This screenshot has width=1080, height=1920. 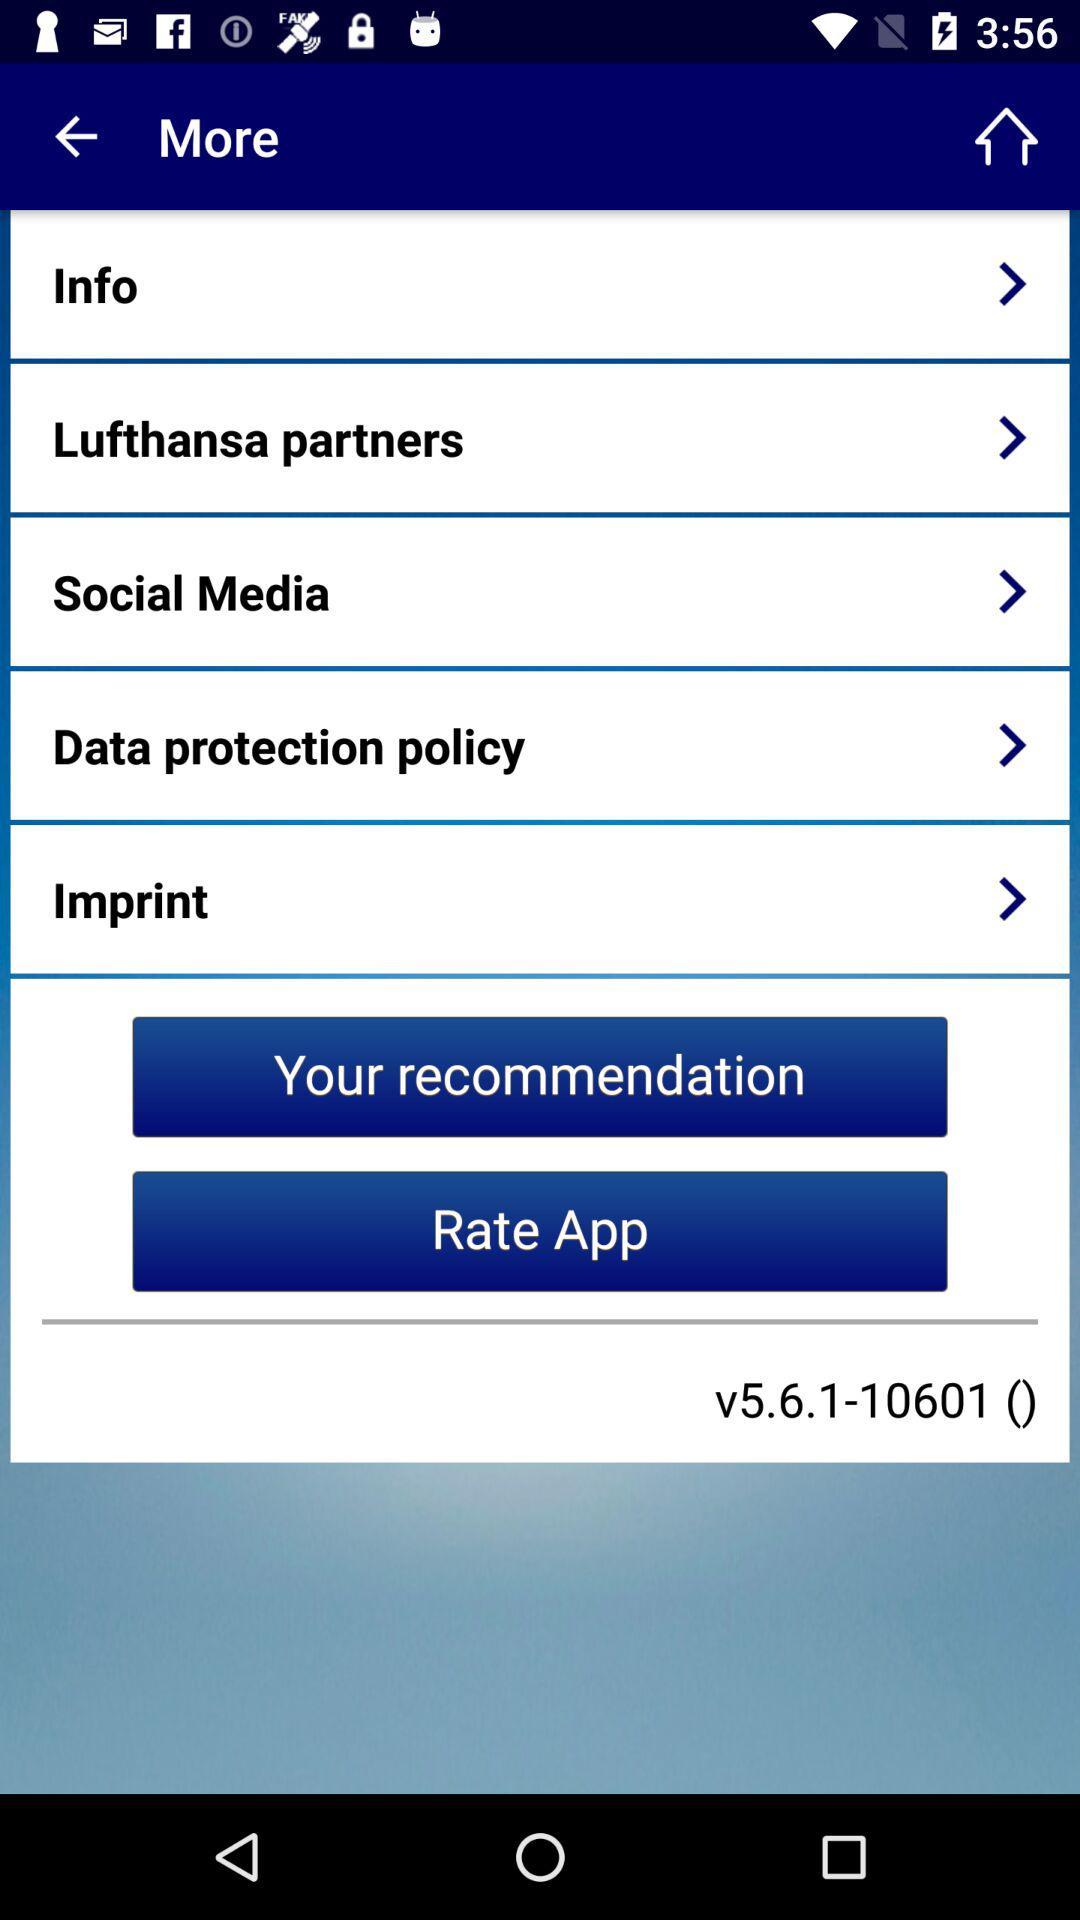 What do you see at coordinates (1006, 135) in the screenshot?
I see `the item next to more item` at bounding box center [1006, 135].